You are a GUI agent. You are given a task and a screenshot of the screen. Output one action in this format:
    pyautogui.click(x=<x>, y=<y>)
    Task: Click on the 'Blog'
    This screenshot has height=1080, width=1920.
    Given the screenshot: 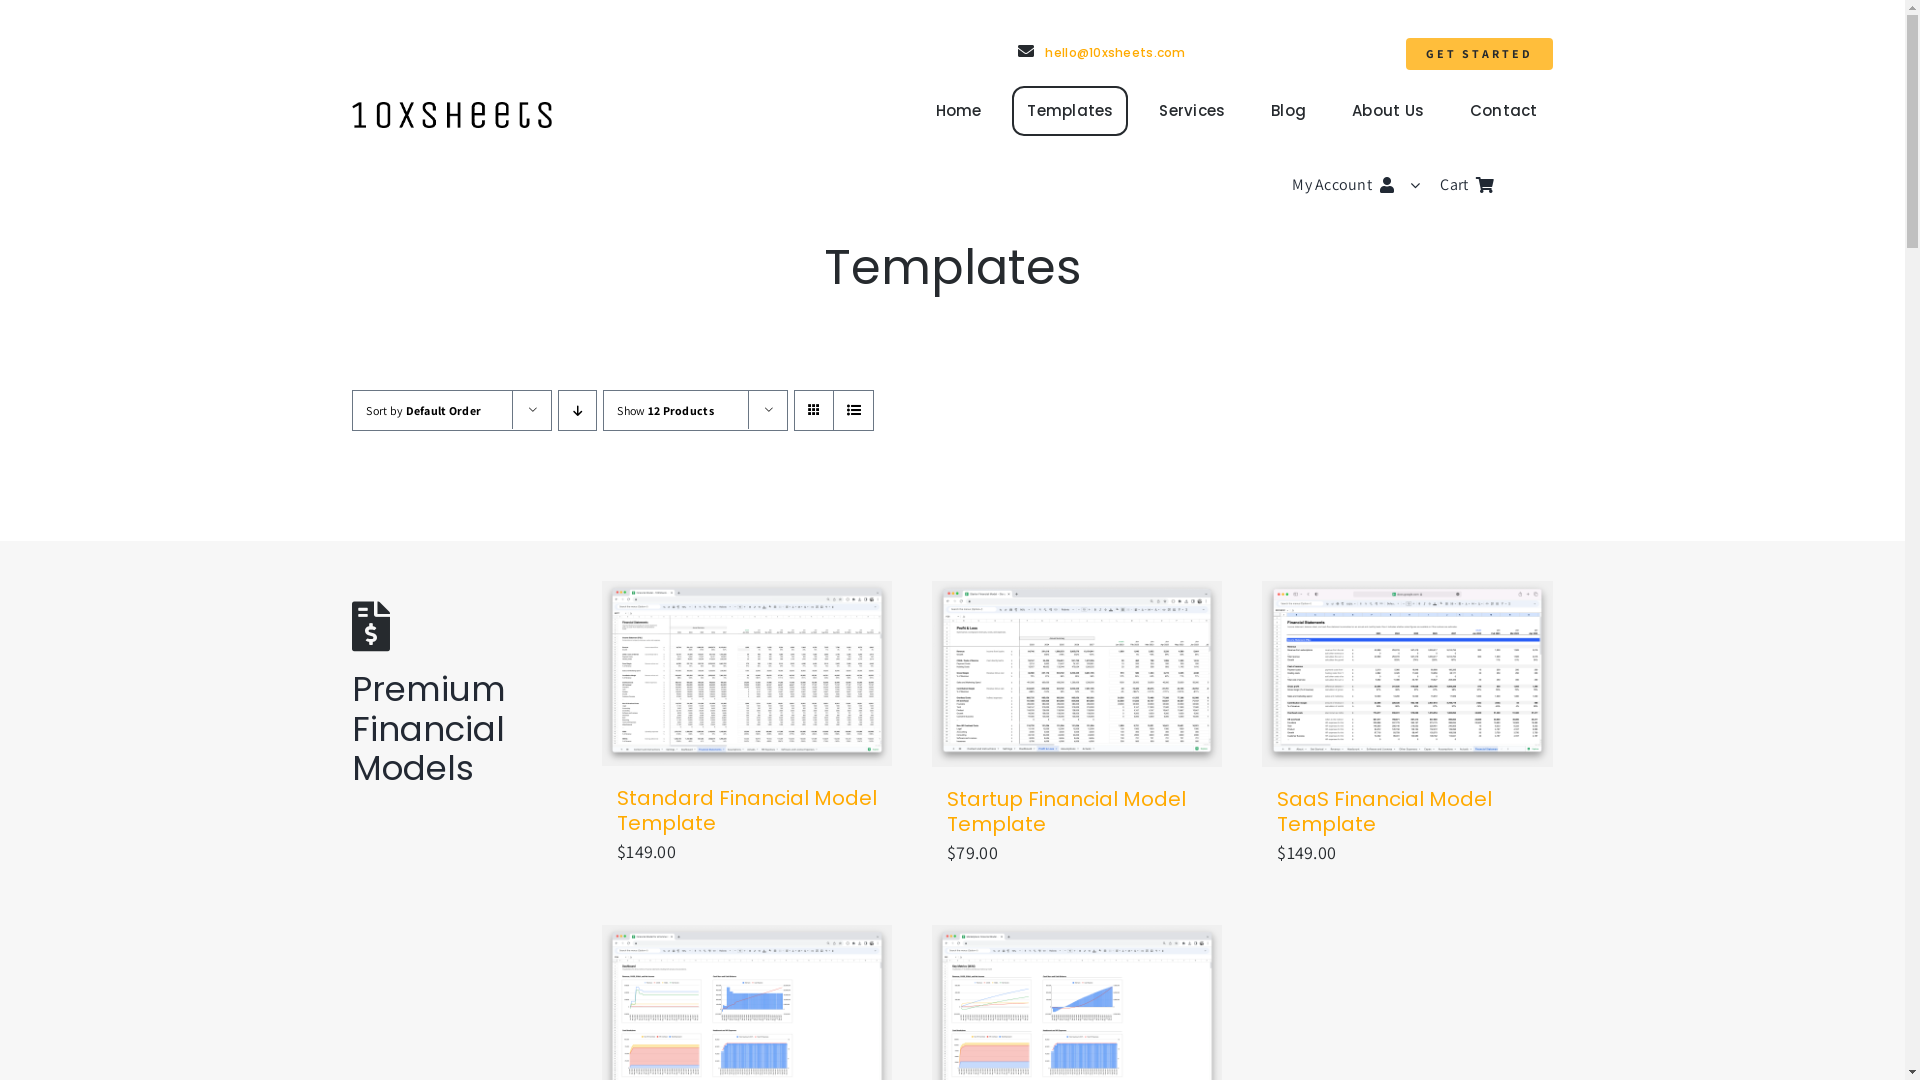 What is the action you would take?
    pyautogui.click(x=1288, y=111)
    